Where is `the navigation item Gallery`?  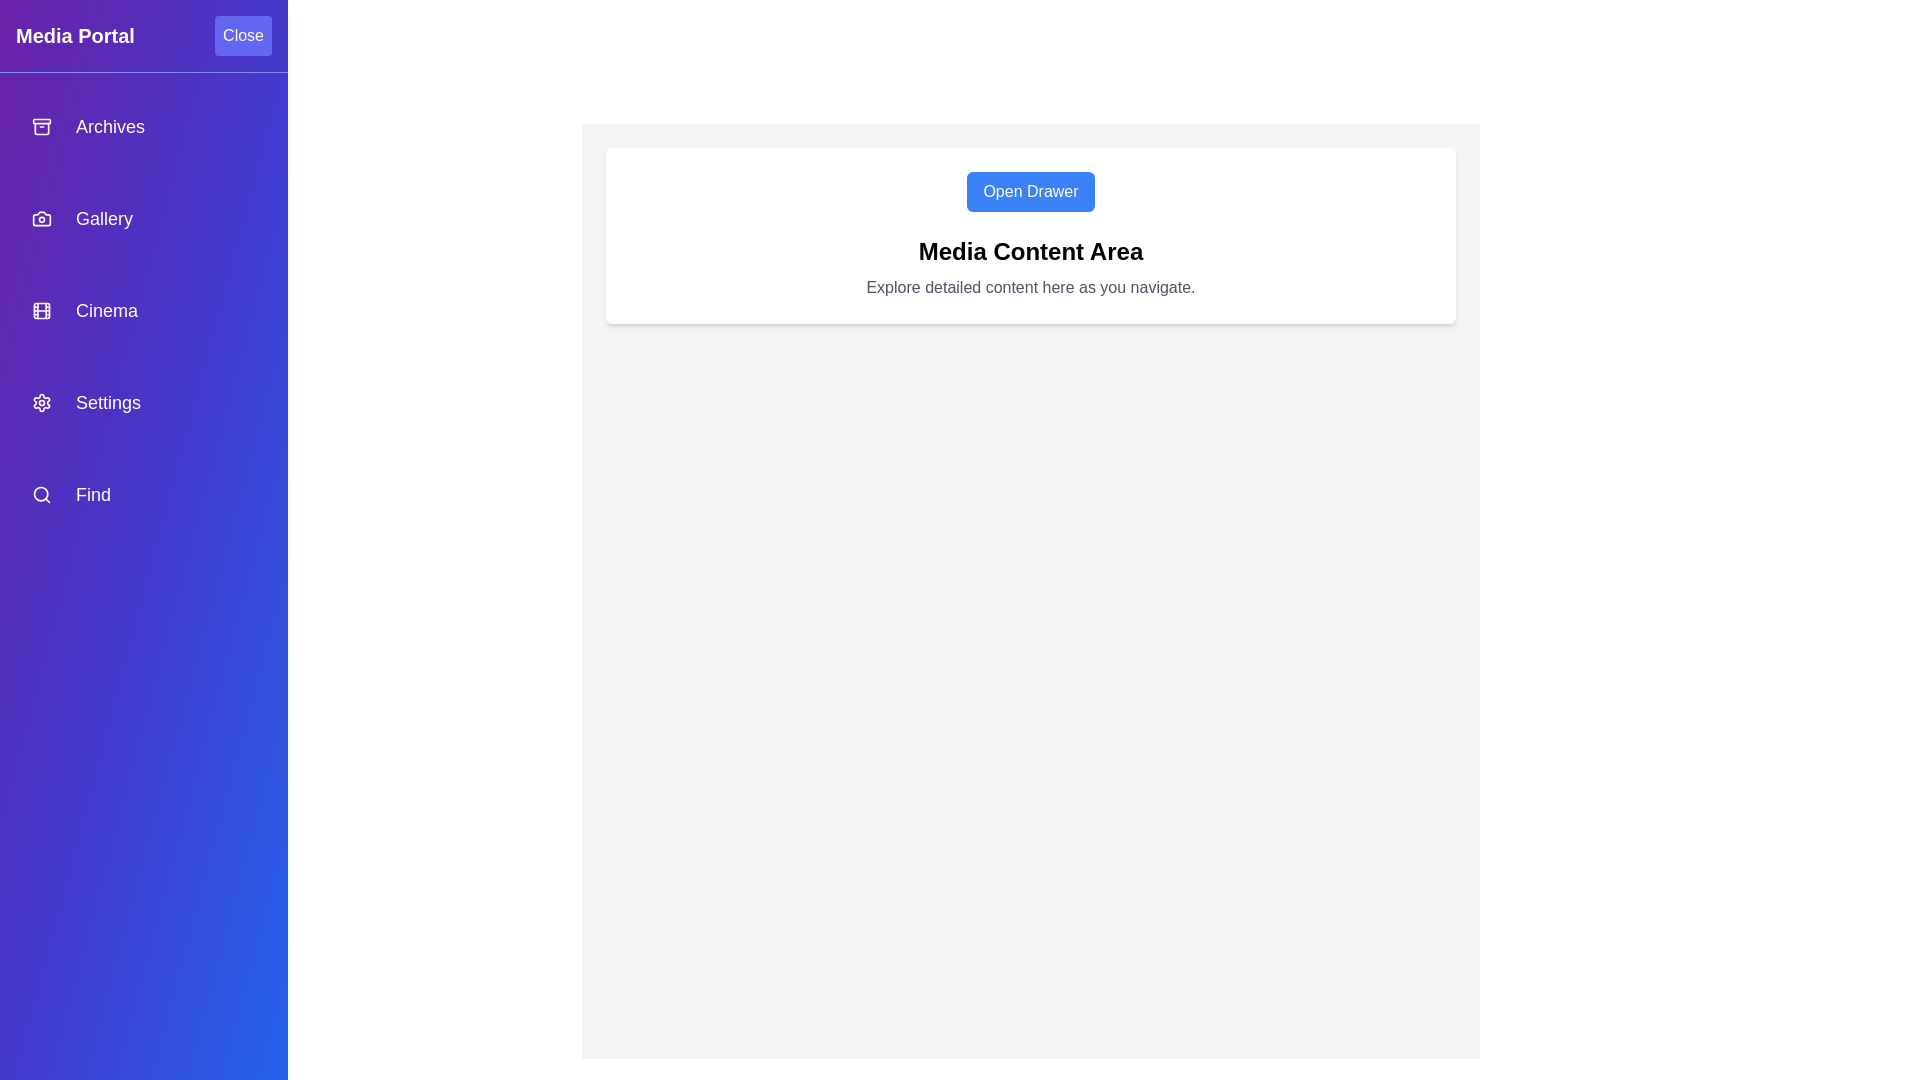 the navigation item Gallery is located at coordinates (143, 219).